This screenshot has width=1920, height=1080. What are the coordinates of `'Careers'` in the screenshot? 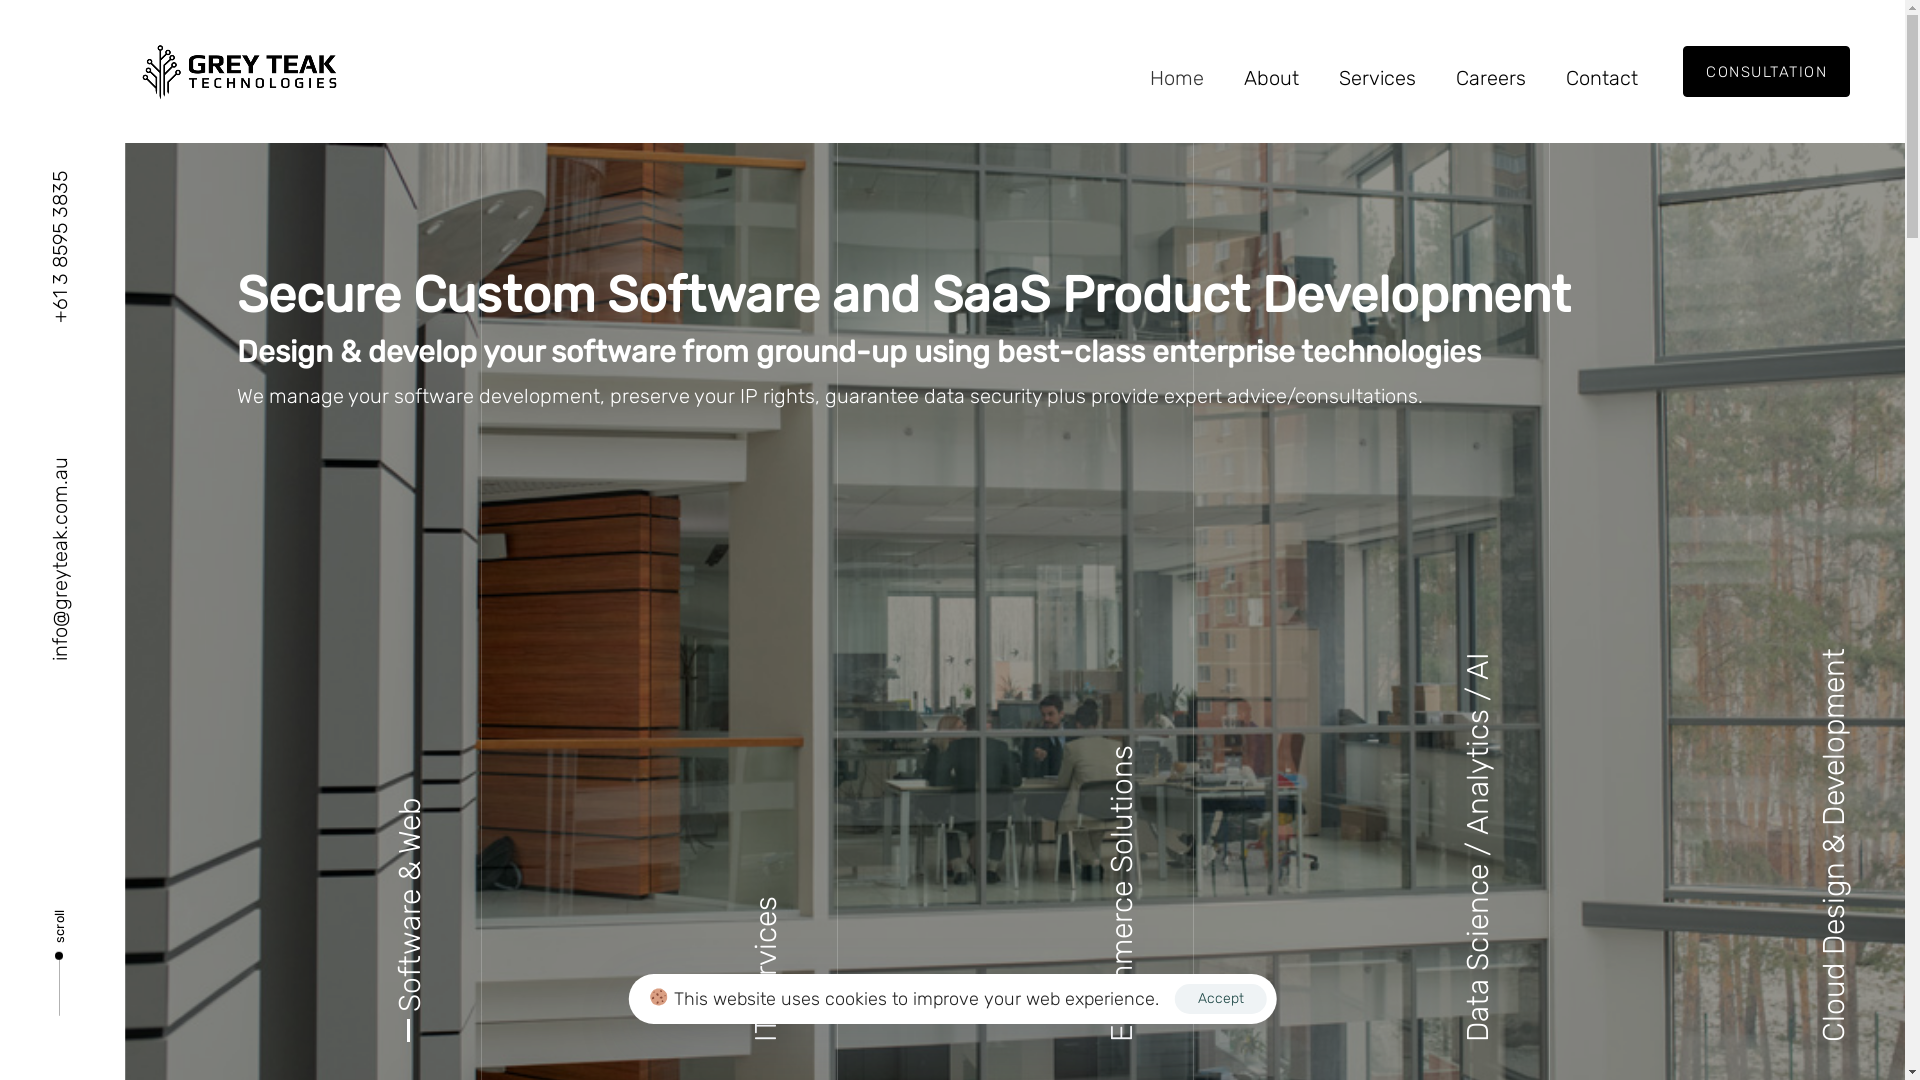 It's located at (1491, 76).